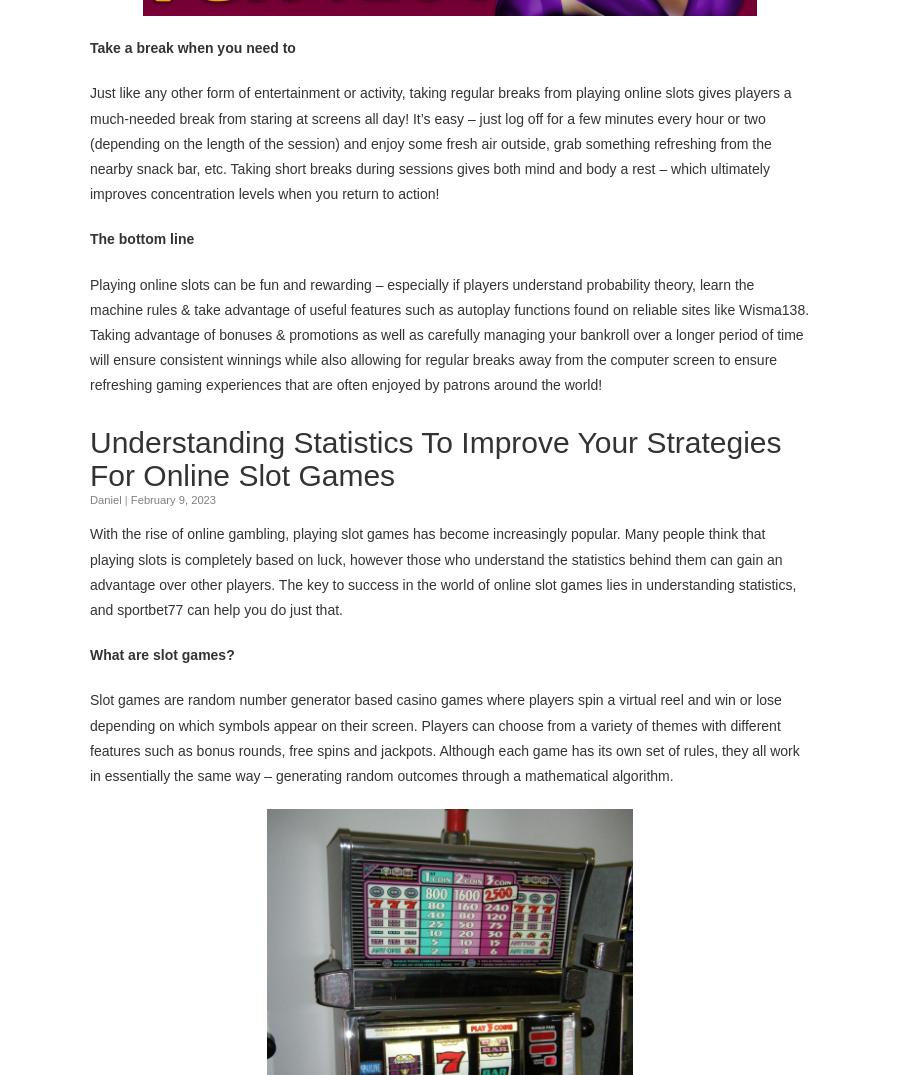 Image resolution: width=900 pixels, height=1075 pixels. Describe the element at coordinates (192, 45) in the screenshot. I see `'Take a break when you need to'` at that location.